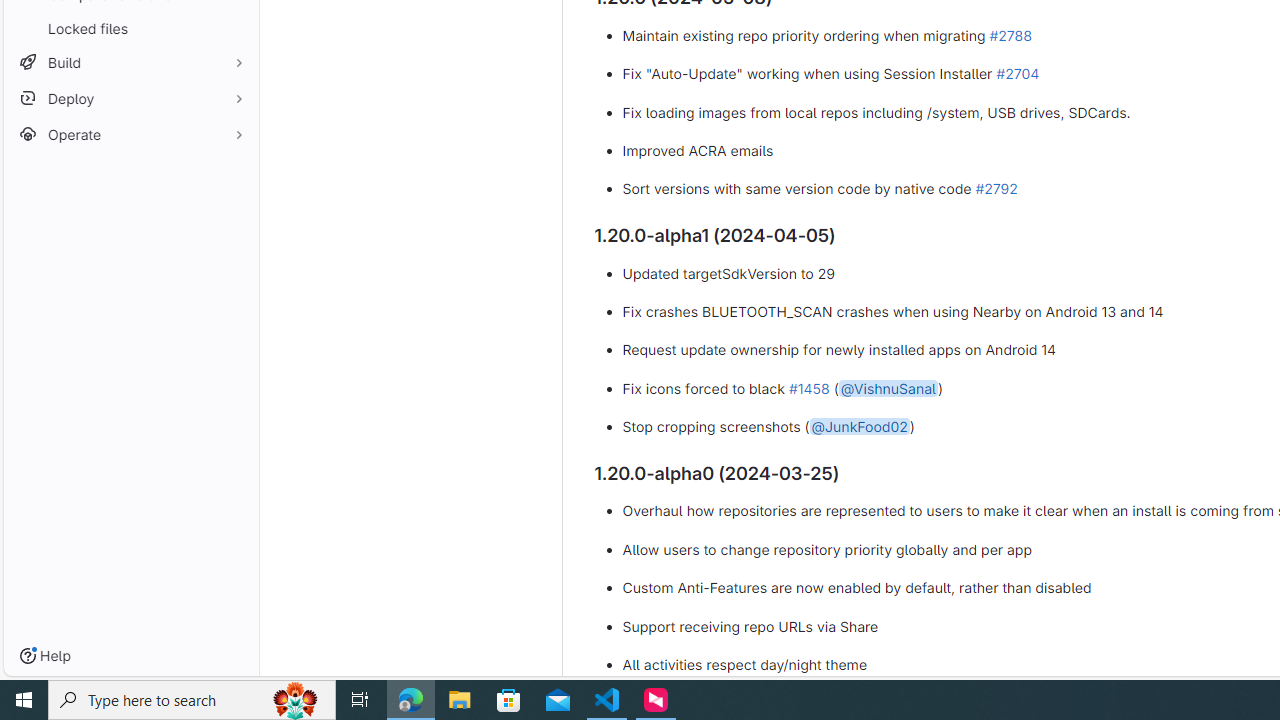  Describe the element at coordinates (130, 28) in the screenshot. I see `'Locked files'` at that location.